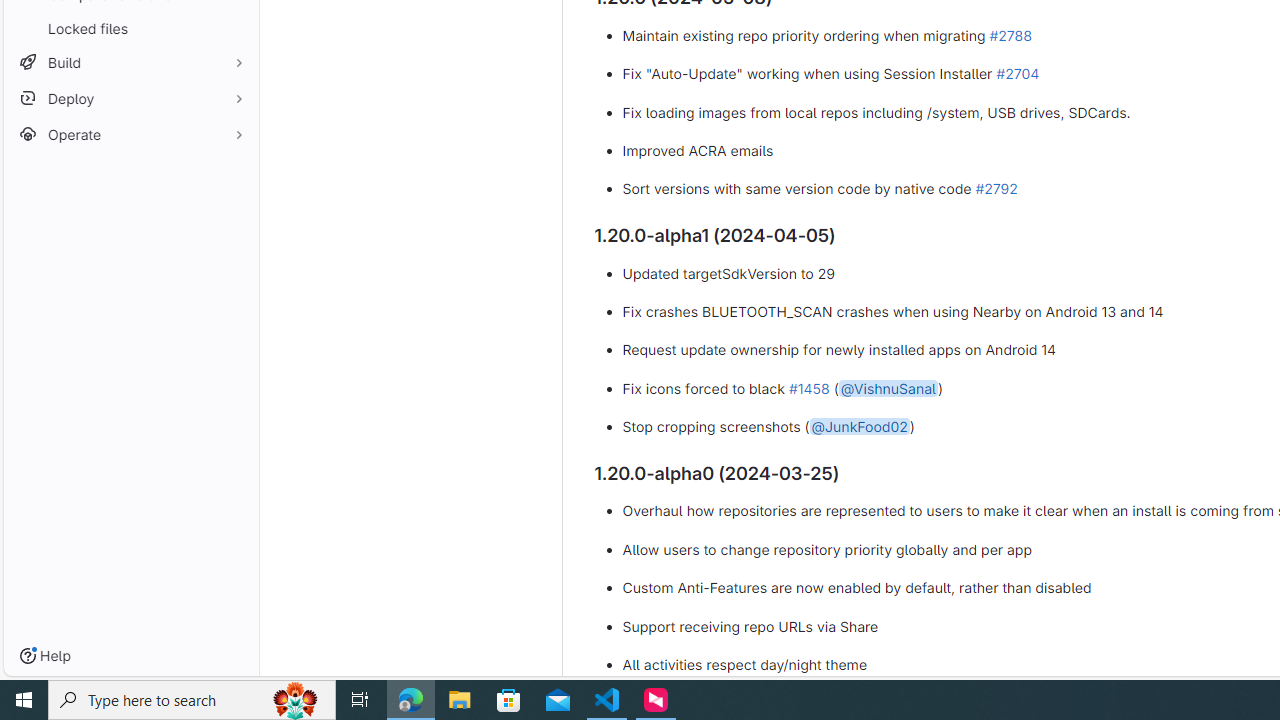  Describe the element at coordinates (130, 28) in the screenshot. I see `'Locked files'` at that location.